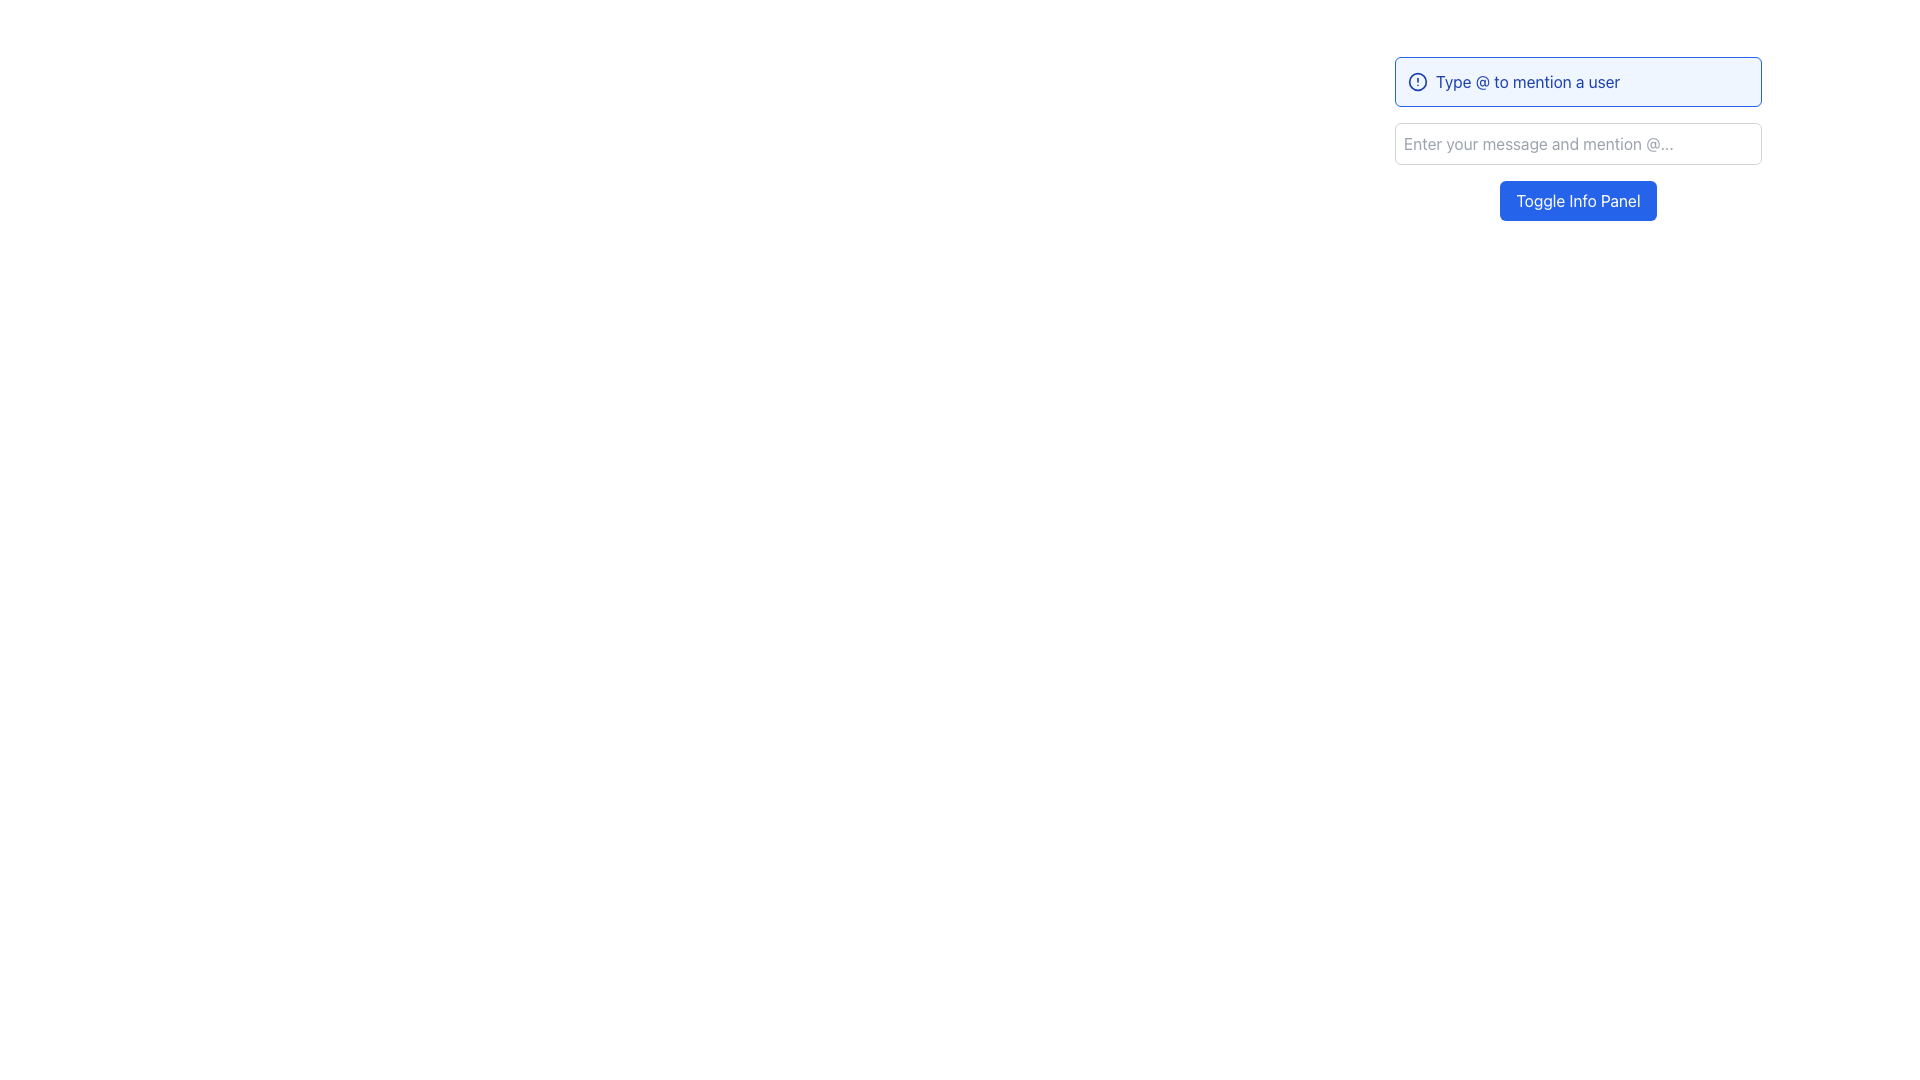 This screenshot has width=1920, height=1080. I want to click on the decorative SVG Circle that serves as the base of a warning or alert icon, located near the top-left corner of the input box labeled 'Type @ to mention a user', so click(1416, 80).